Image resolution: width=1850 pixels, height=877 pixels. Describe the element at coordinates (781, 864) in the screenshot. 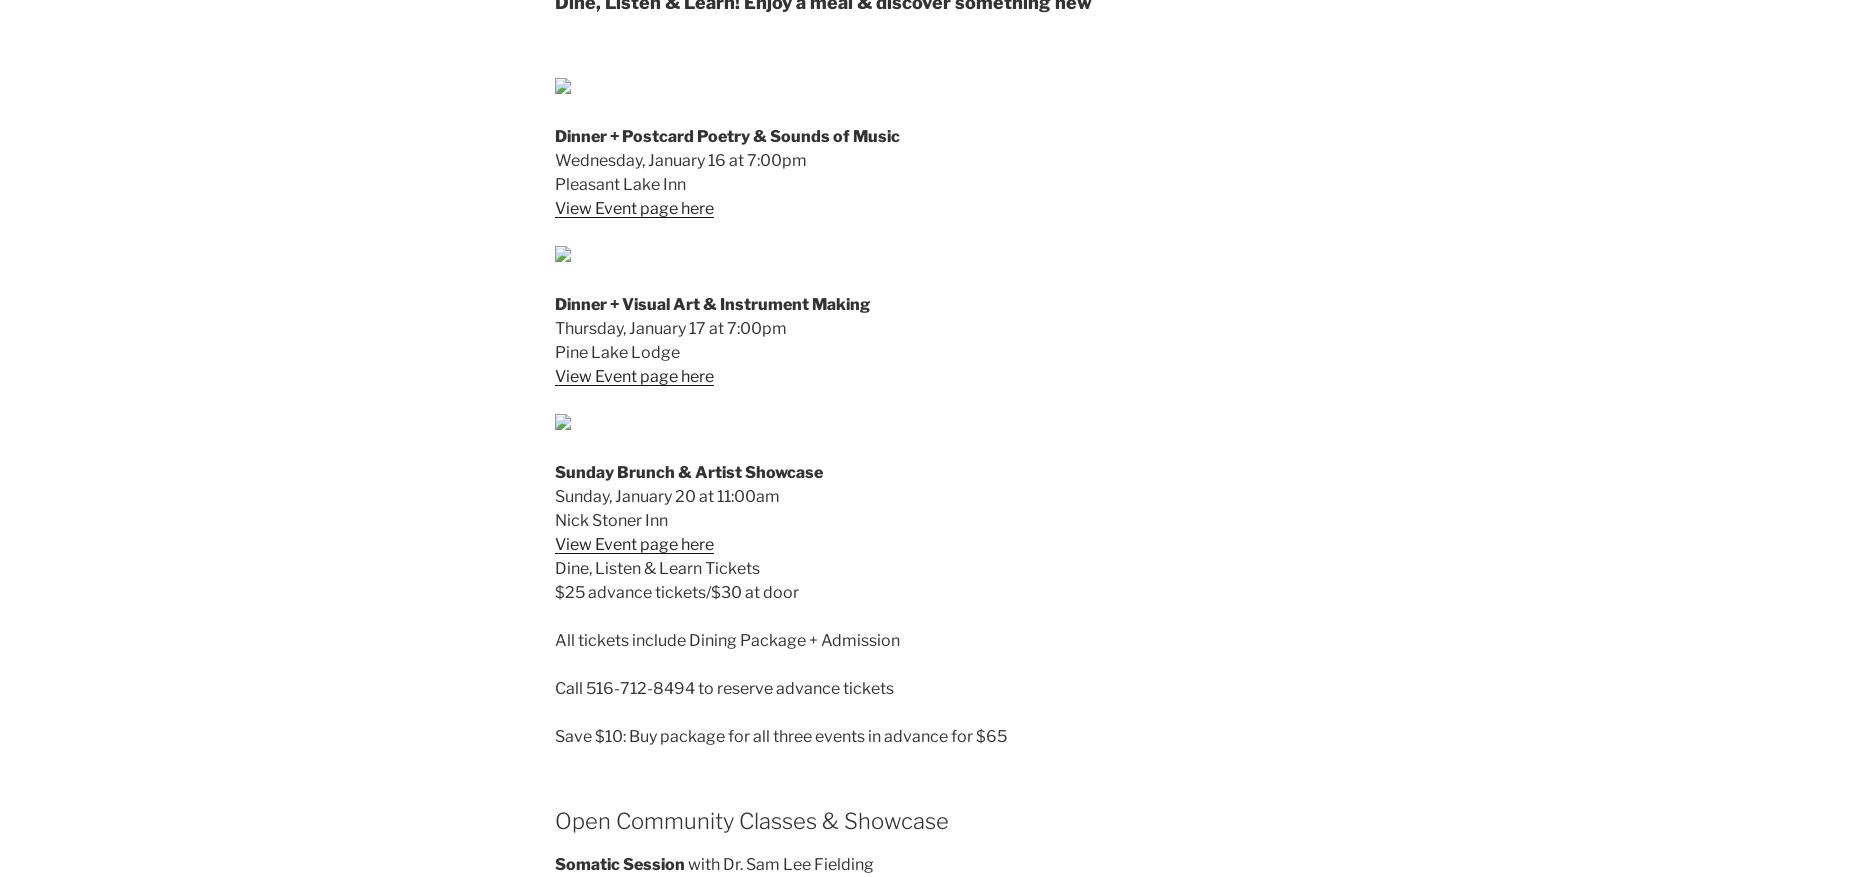

I see `'with Dr. Sam Lee Fielding'` at that location.